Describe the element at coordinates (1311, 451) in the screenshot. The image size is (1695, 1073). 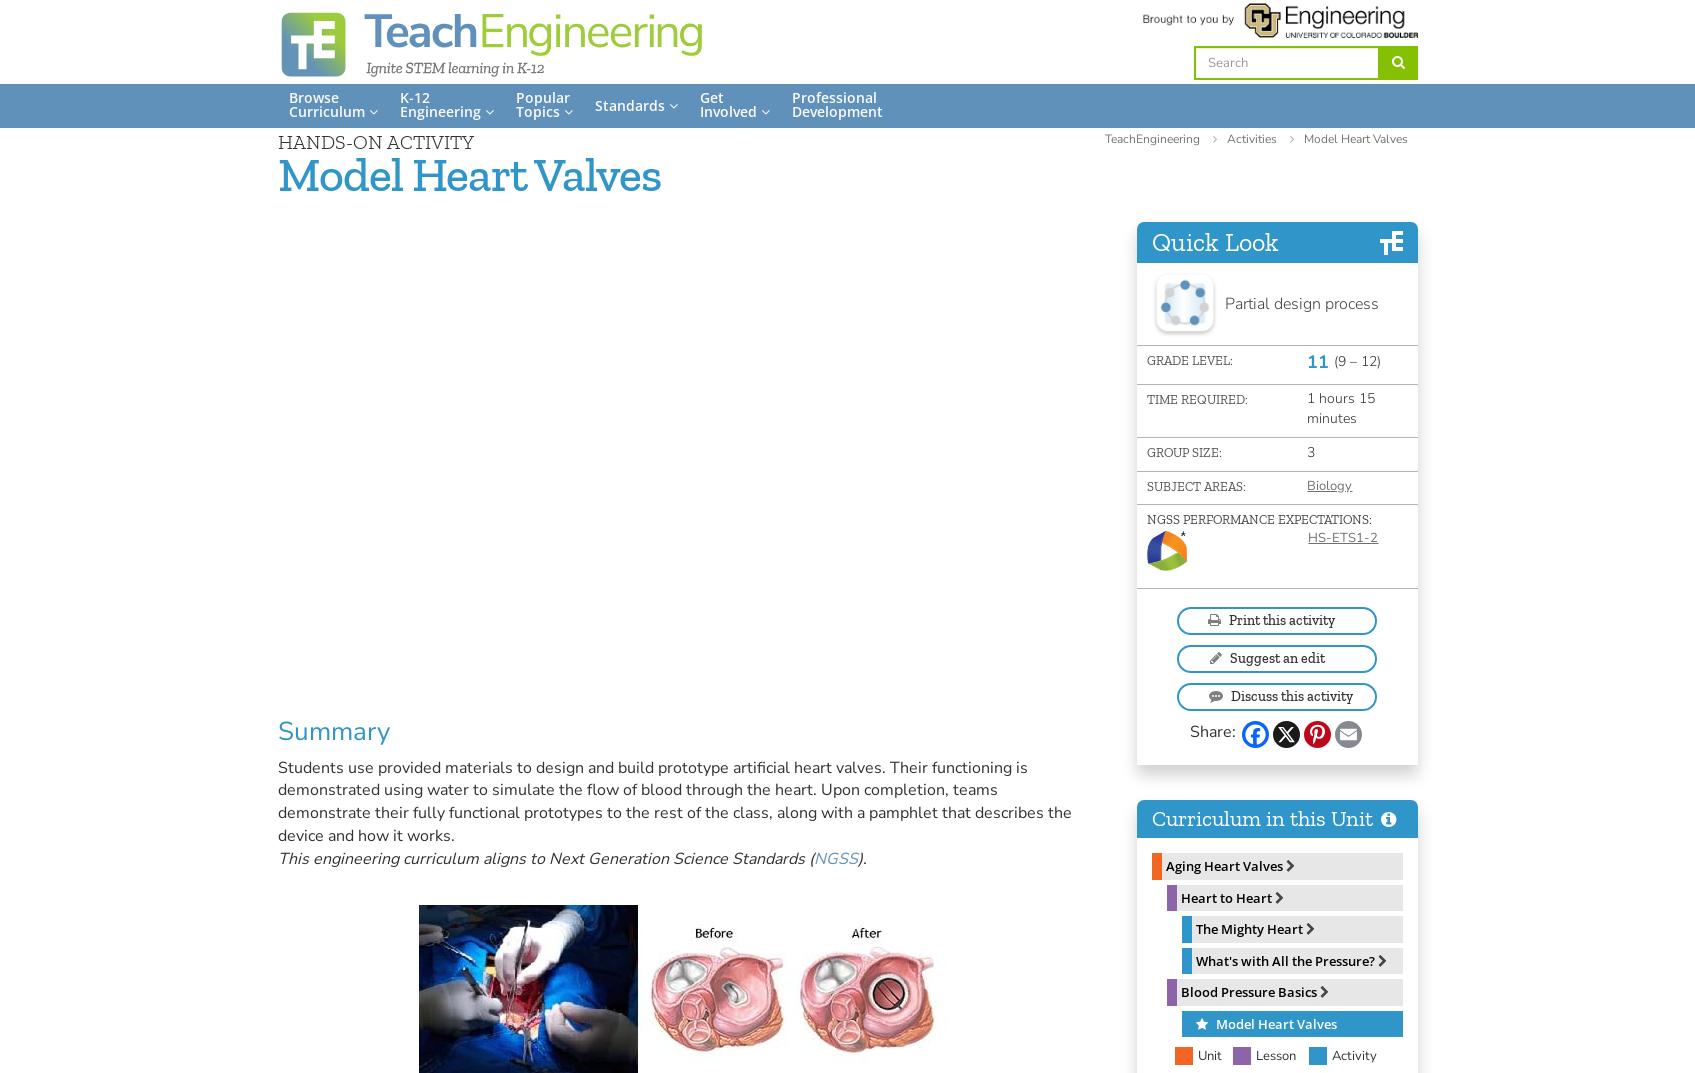
I see `'3'` at that location.